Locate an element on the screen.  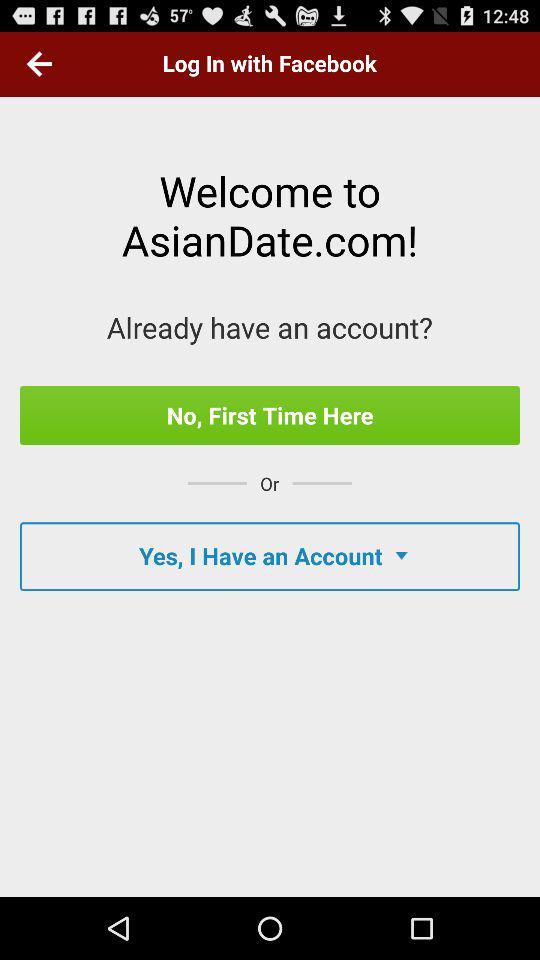
item above the or app is located at coordinates (270, 414).